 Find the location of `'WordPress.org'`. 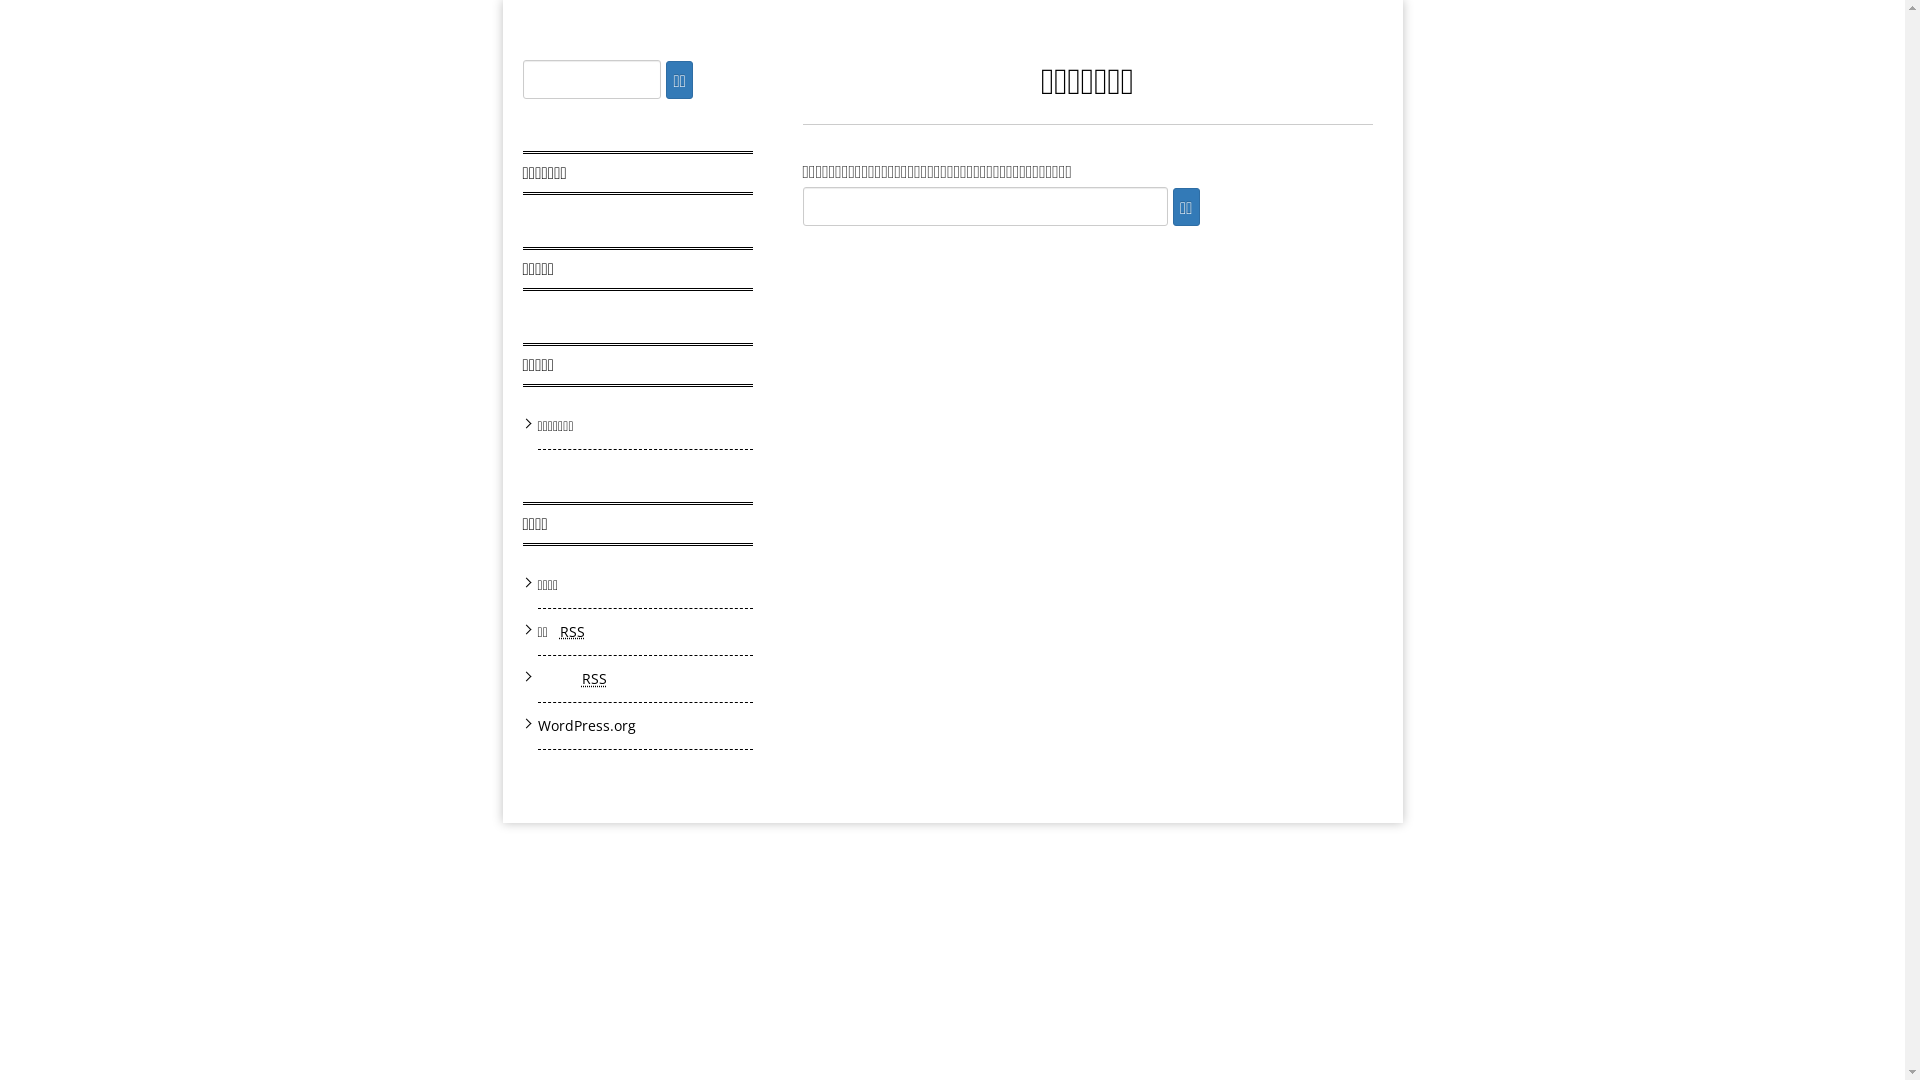

'WordPress.org' is located at coordinates (585, 725).